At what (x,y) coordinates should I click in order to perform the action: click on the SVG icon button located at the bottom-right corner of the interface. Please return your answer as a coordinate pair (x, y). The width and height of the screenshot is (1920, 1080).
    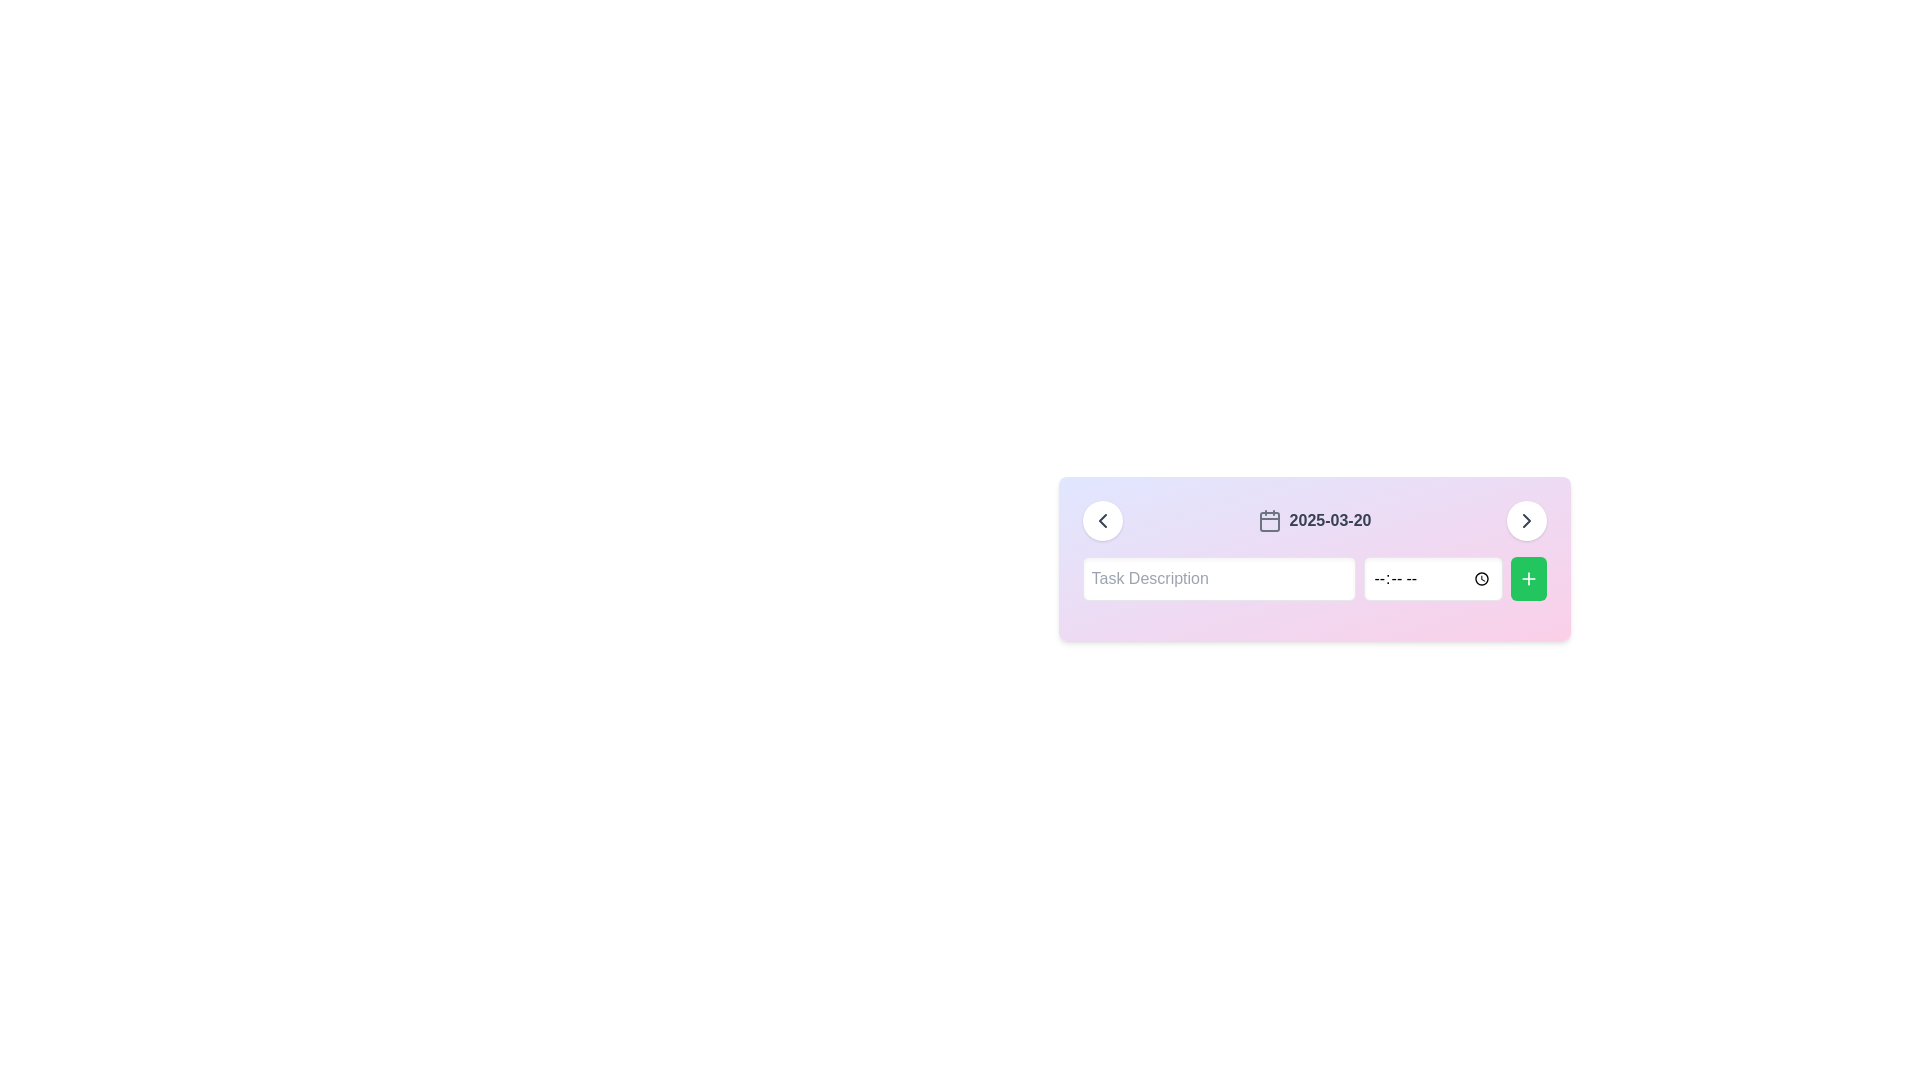
    Looking at the image, I should click on (1525, 519).